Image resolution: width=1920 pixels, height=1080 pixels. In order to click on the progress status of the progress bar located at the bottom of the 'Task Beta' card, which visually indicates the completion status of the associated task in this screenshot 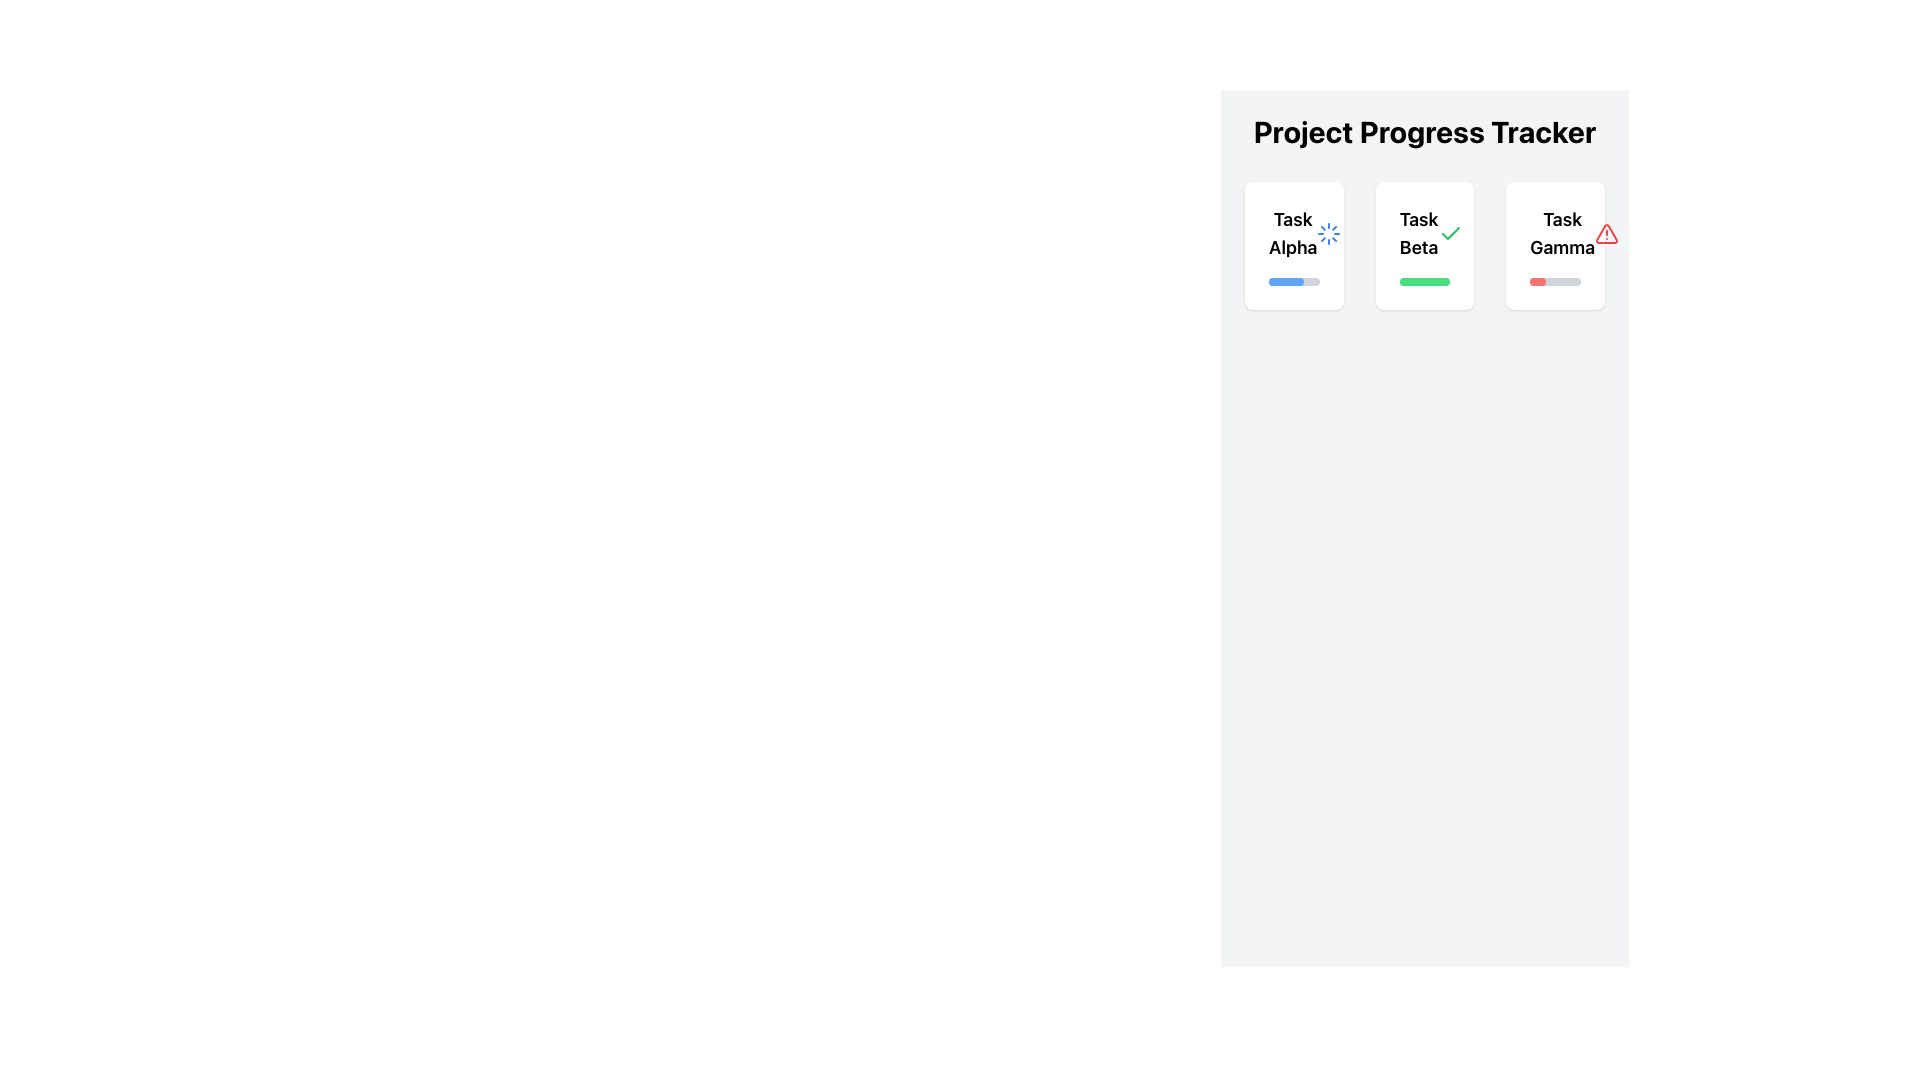, I will do `click(1424, 281)`.